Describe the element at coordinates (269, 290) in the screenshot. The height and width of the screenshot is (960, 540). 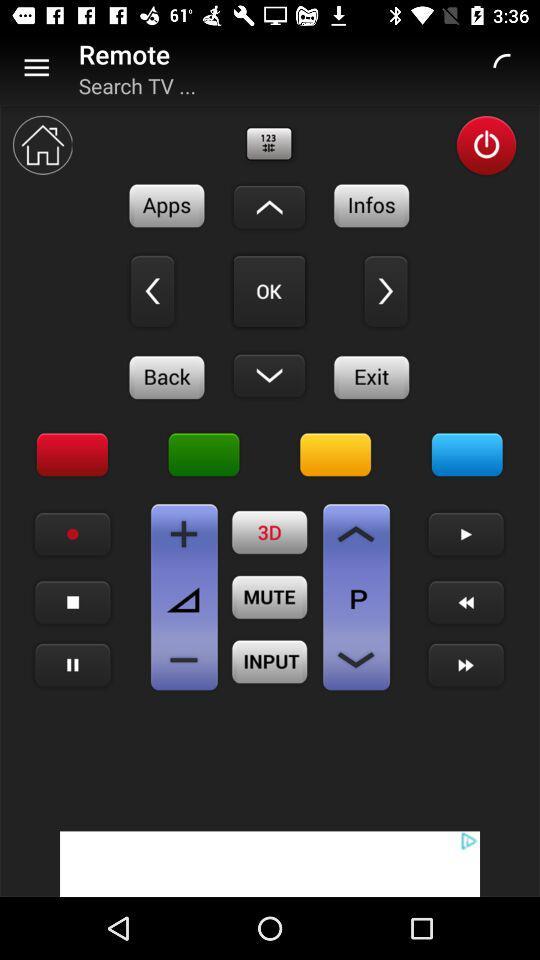
I see `my selection` at that location.